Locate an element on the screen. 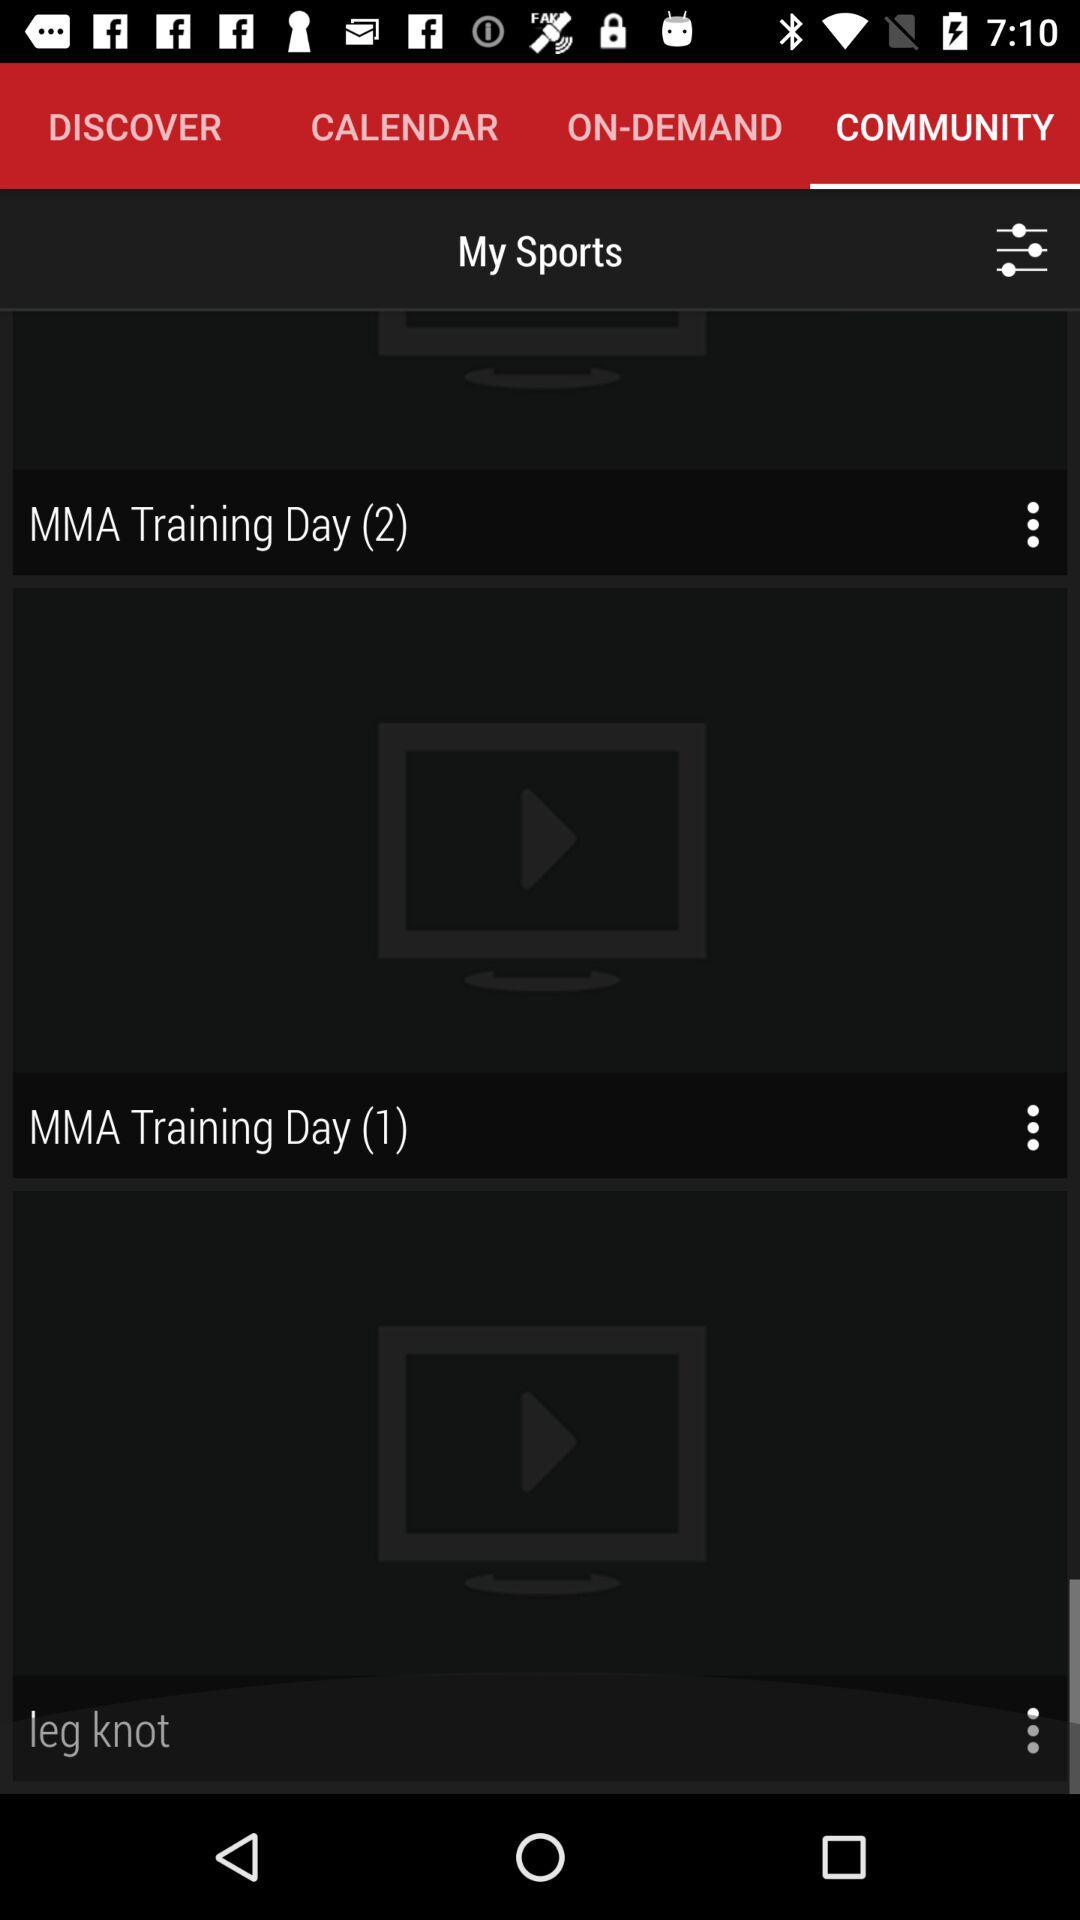  the sliders icon is located at coordinates (1022, 248).